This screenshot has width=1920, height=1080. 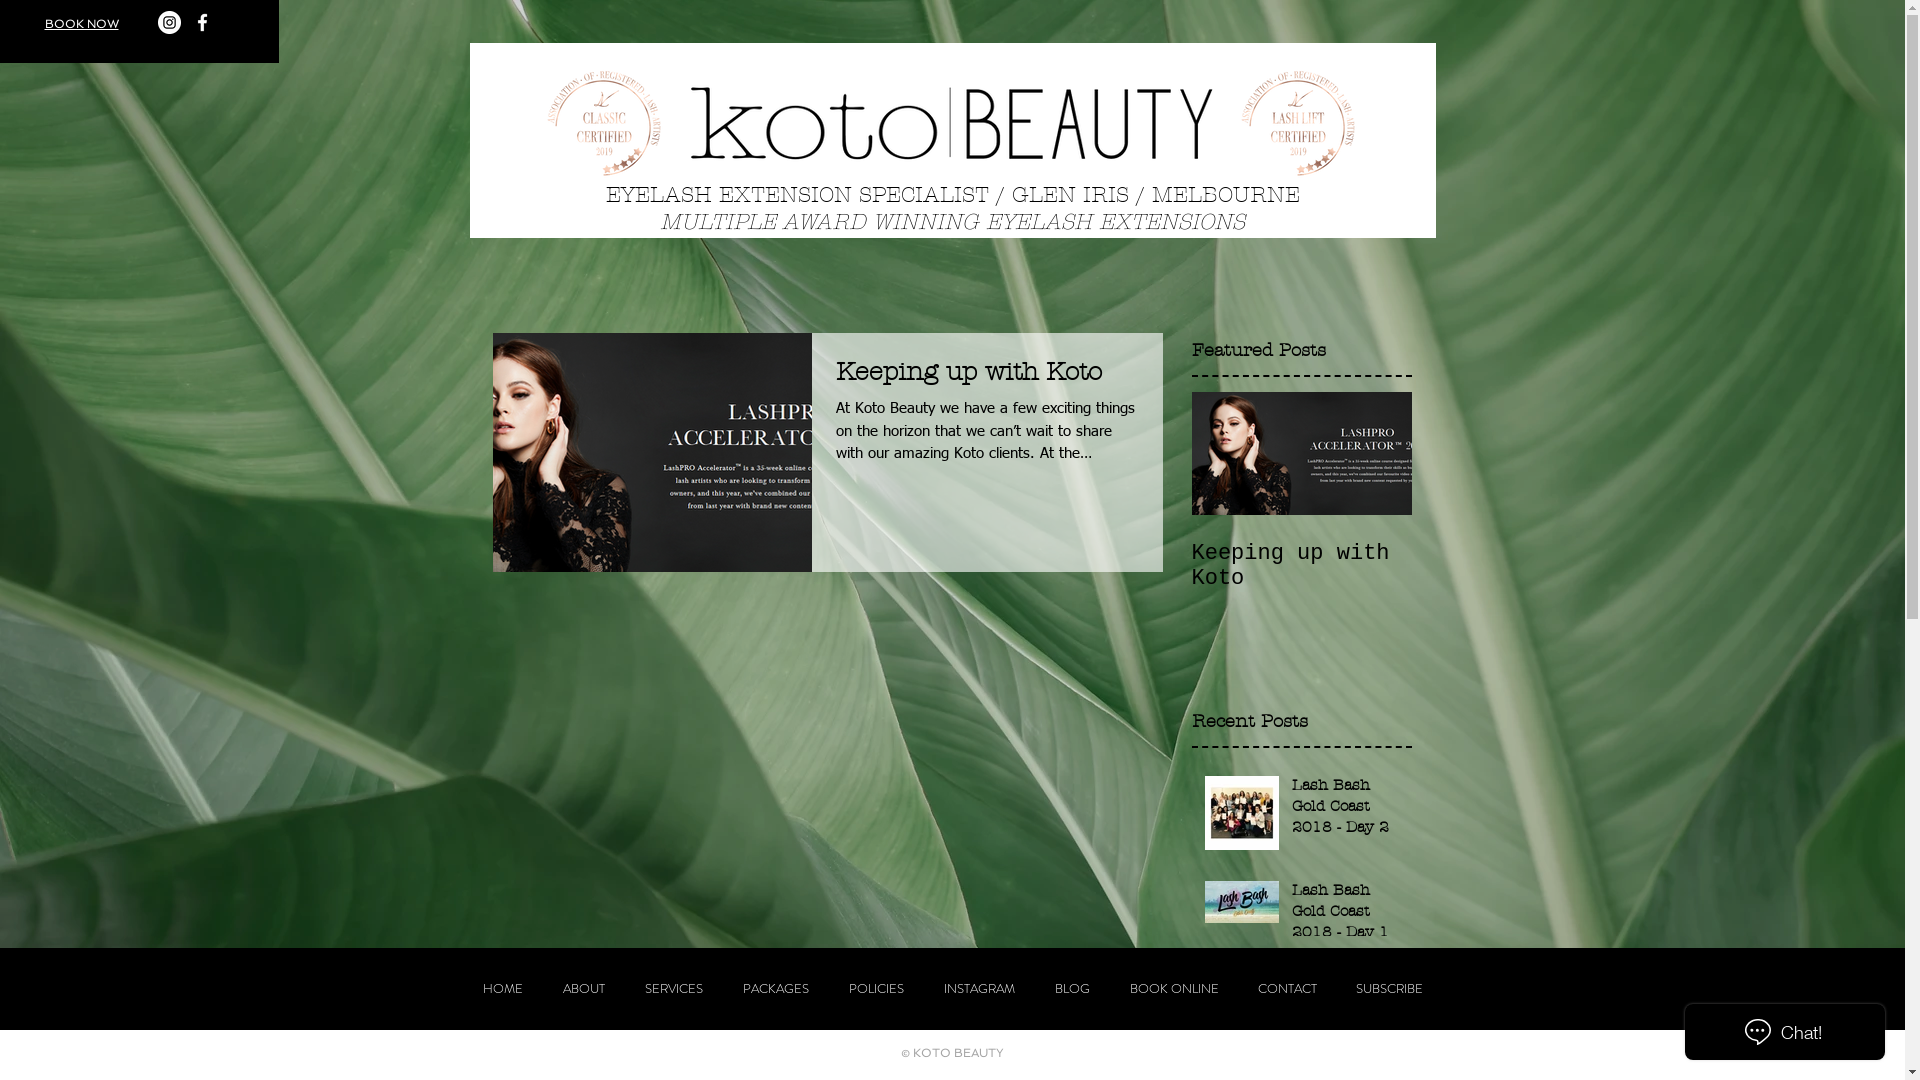 I want to click on 'SERVICES', so click(x=672, y=987).